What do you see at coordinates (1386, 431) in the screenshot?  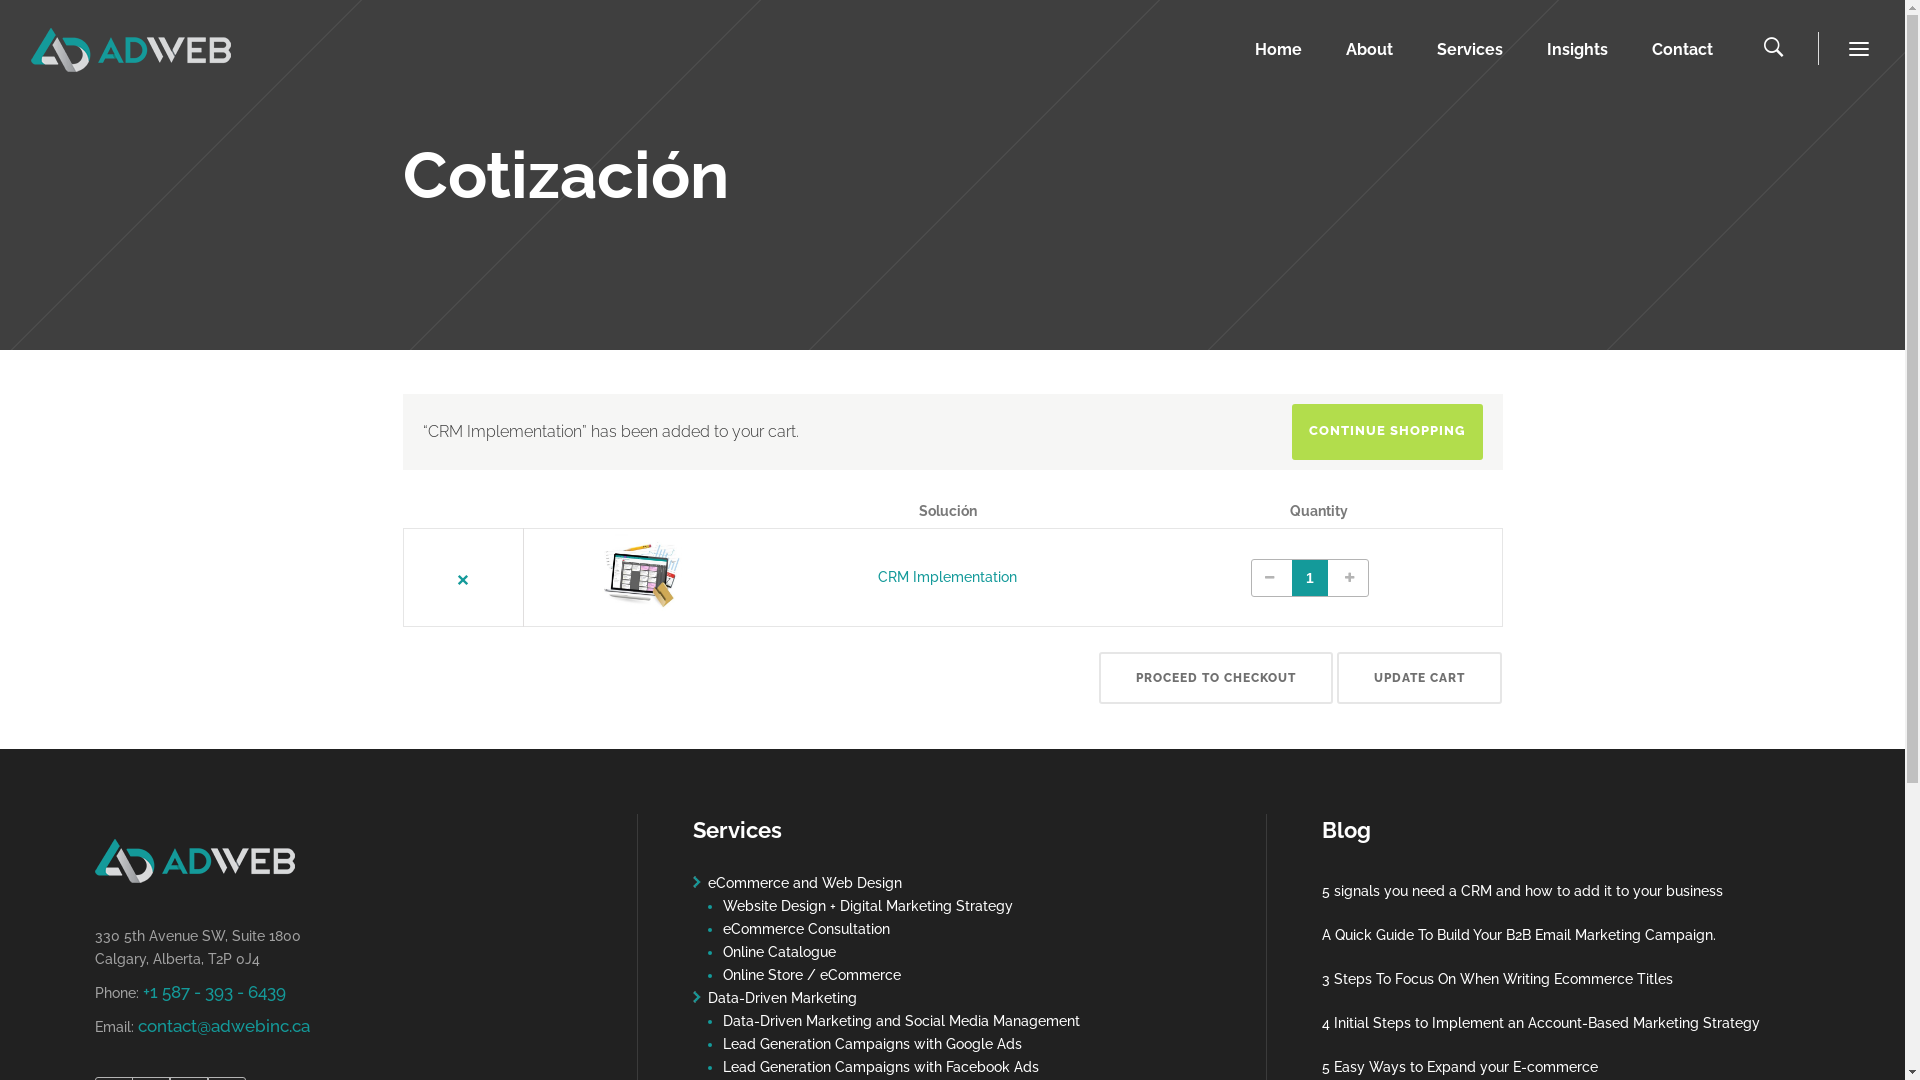 I see `'CONTINUE SHOPPING'` at bounding box center [1386, 431].